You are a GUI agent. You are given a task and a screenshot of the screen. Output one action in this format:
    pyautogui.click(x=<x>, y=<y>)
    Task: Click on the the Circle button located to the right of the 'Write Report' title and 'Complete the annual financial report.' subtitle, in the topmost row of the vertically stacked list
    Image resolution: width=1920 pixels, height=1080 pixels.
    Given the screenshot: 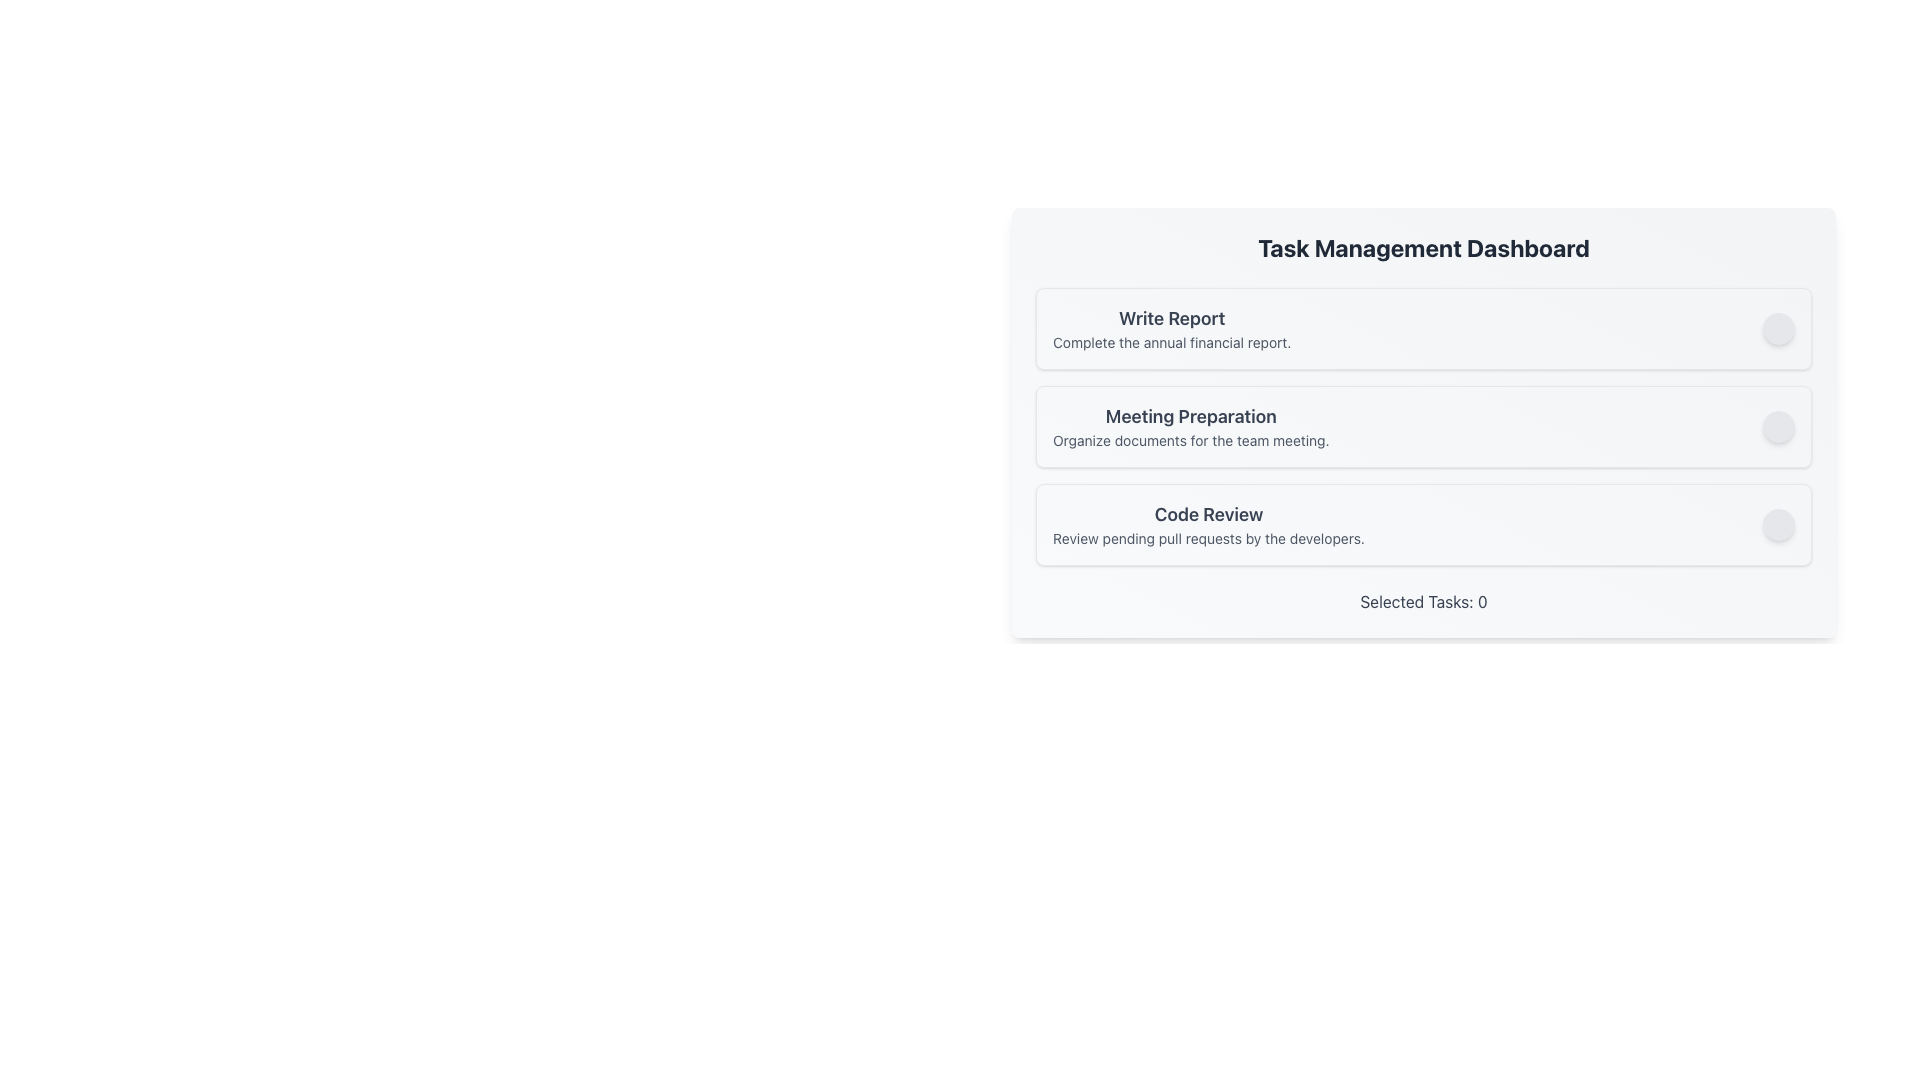 What is the action you would take?
    pyautogui.click(x=1779, y=327)
    